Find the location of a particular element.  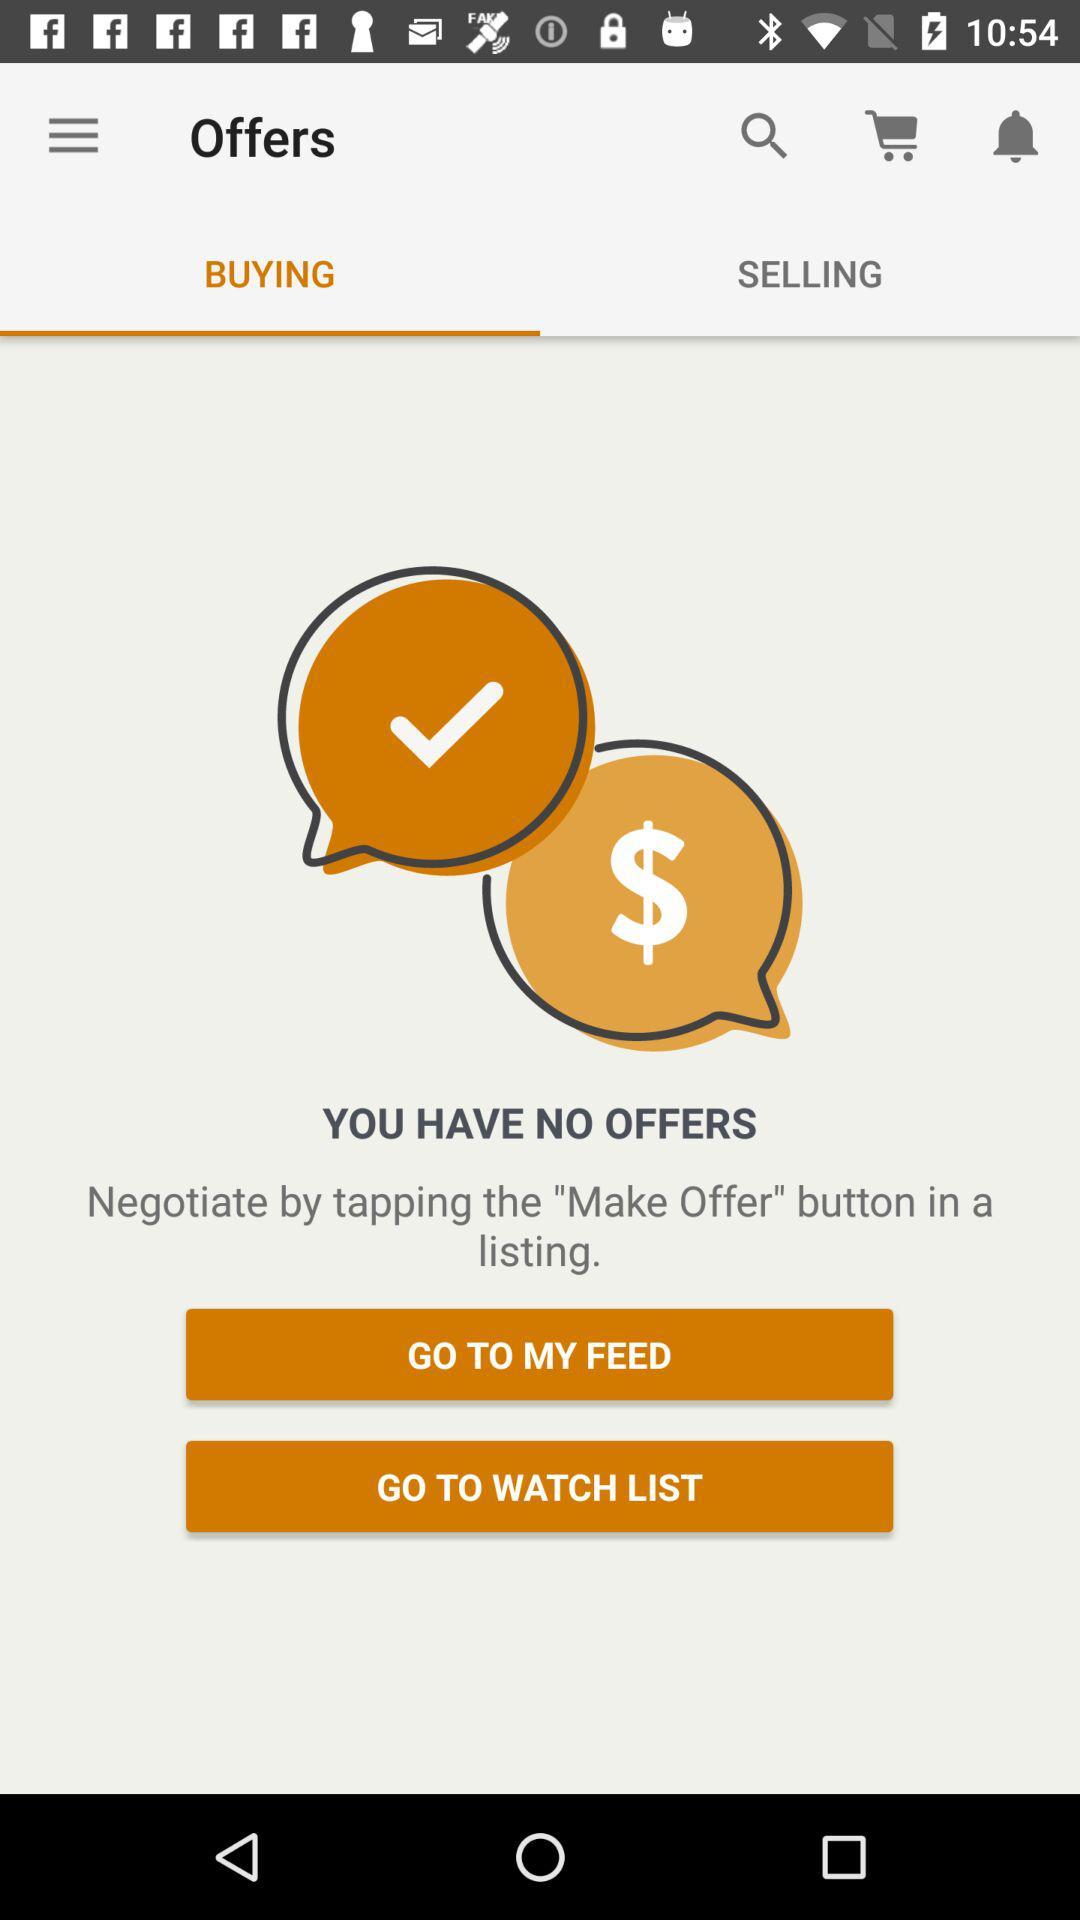

the item next to the offers is located at coordinates (764, 135).